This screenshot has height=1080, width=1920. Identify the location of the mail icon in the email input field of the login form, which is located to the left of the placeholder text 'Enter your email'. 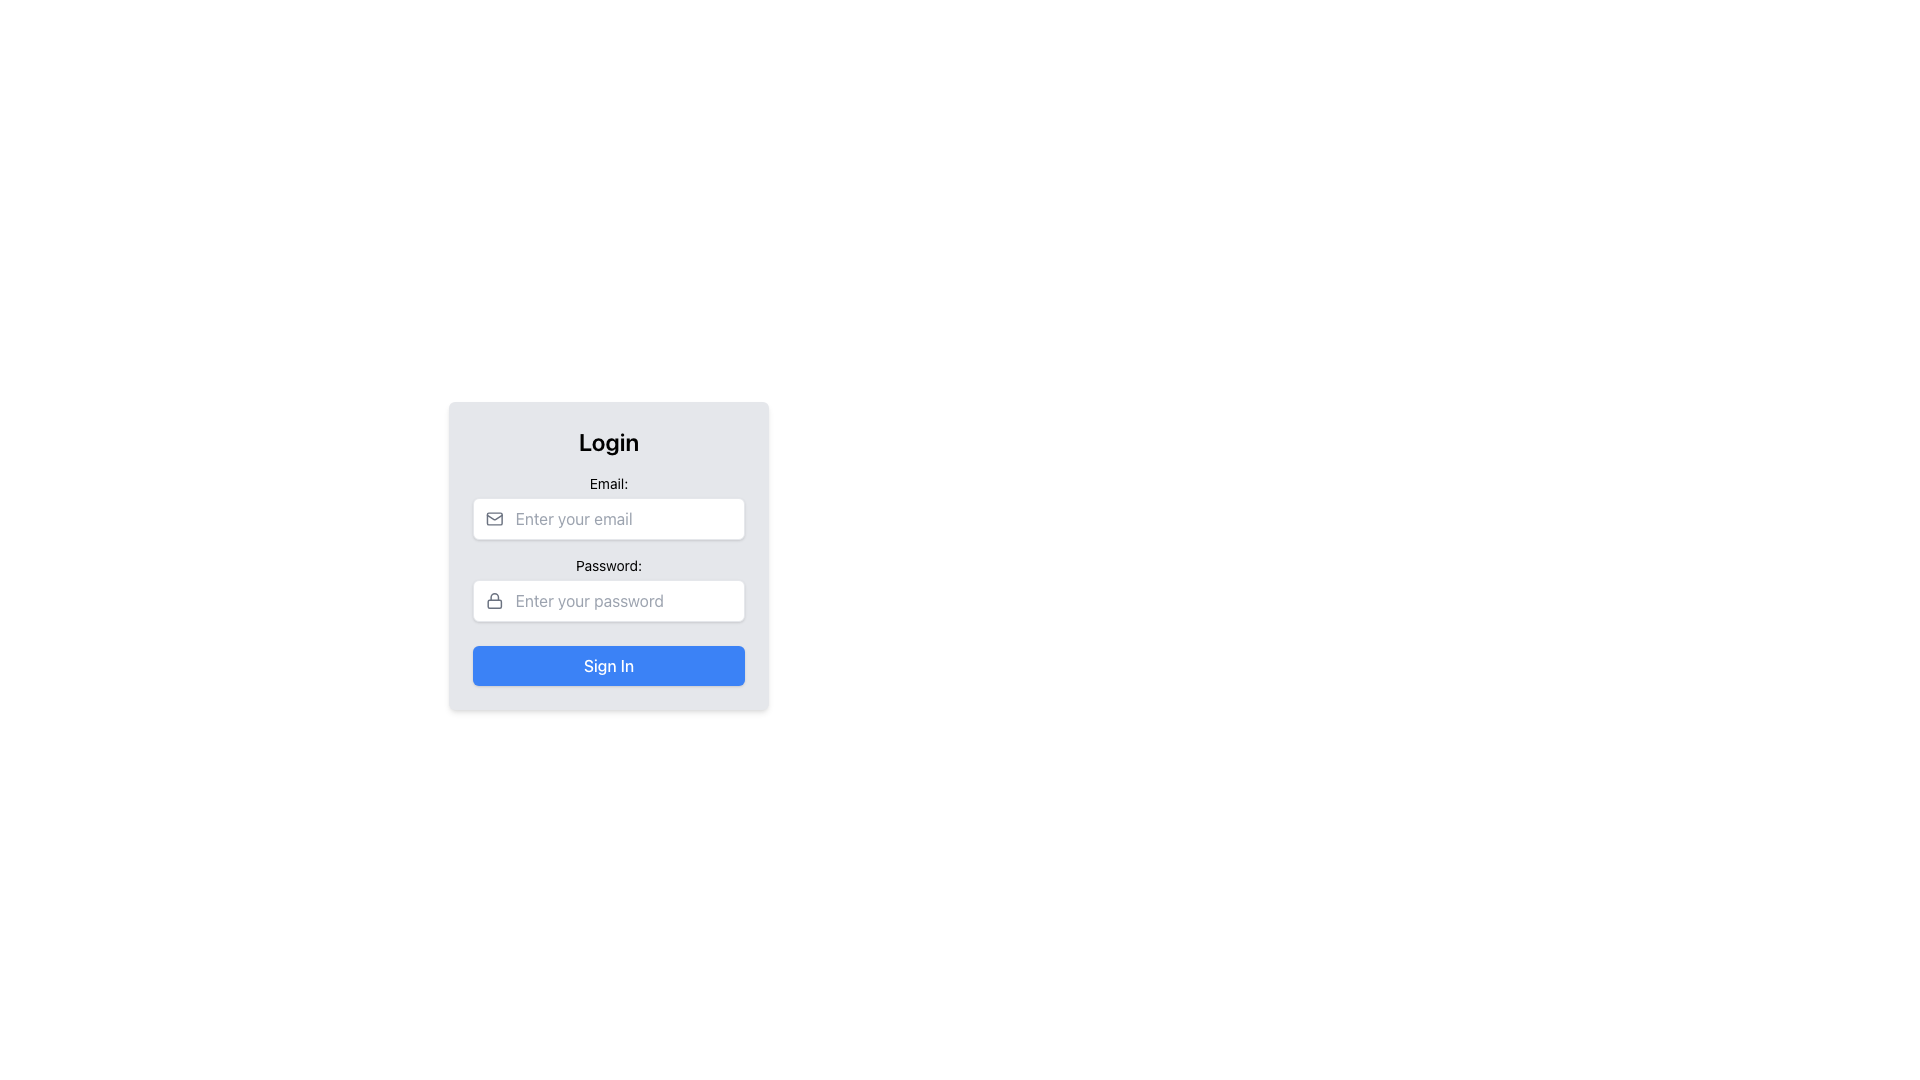
(494, 518).